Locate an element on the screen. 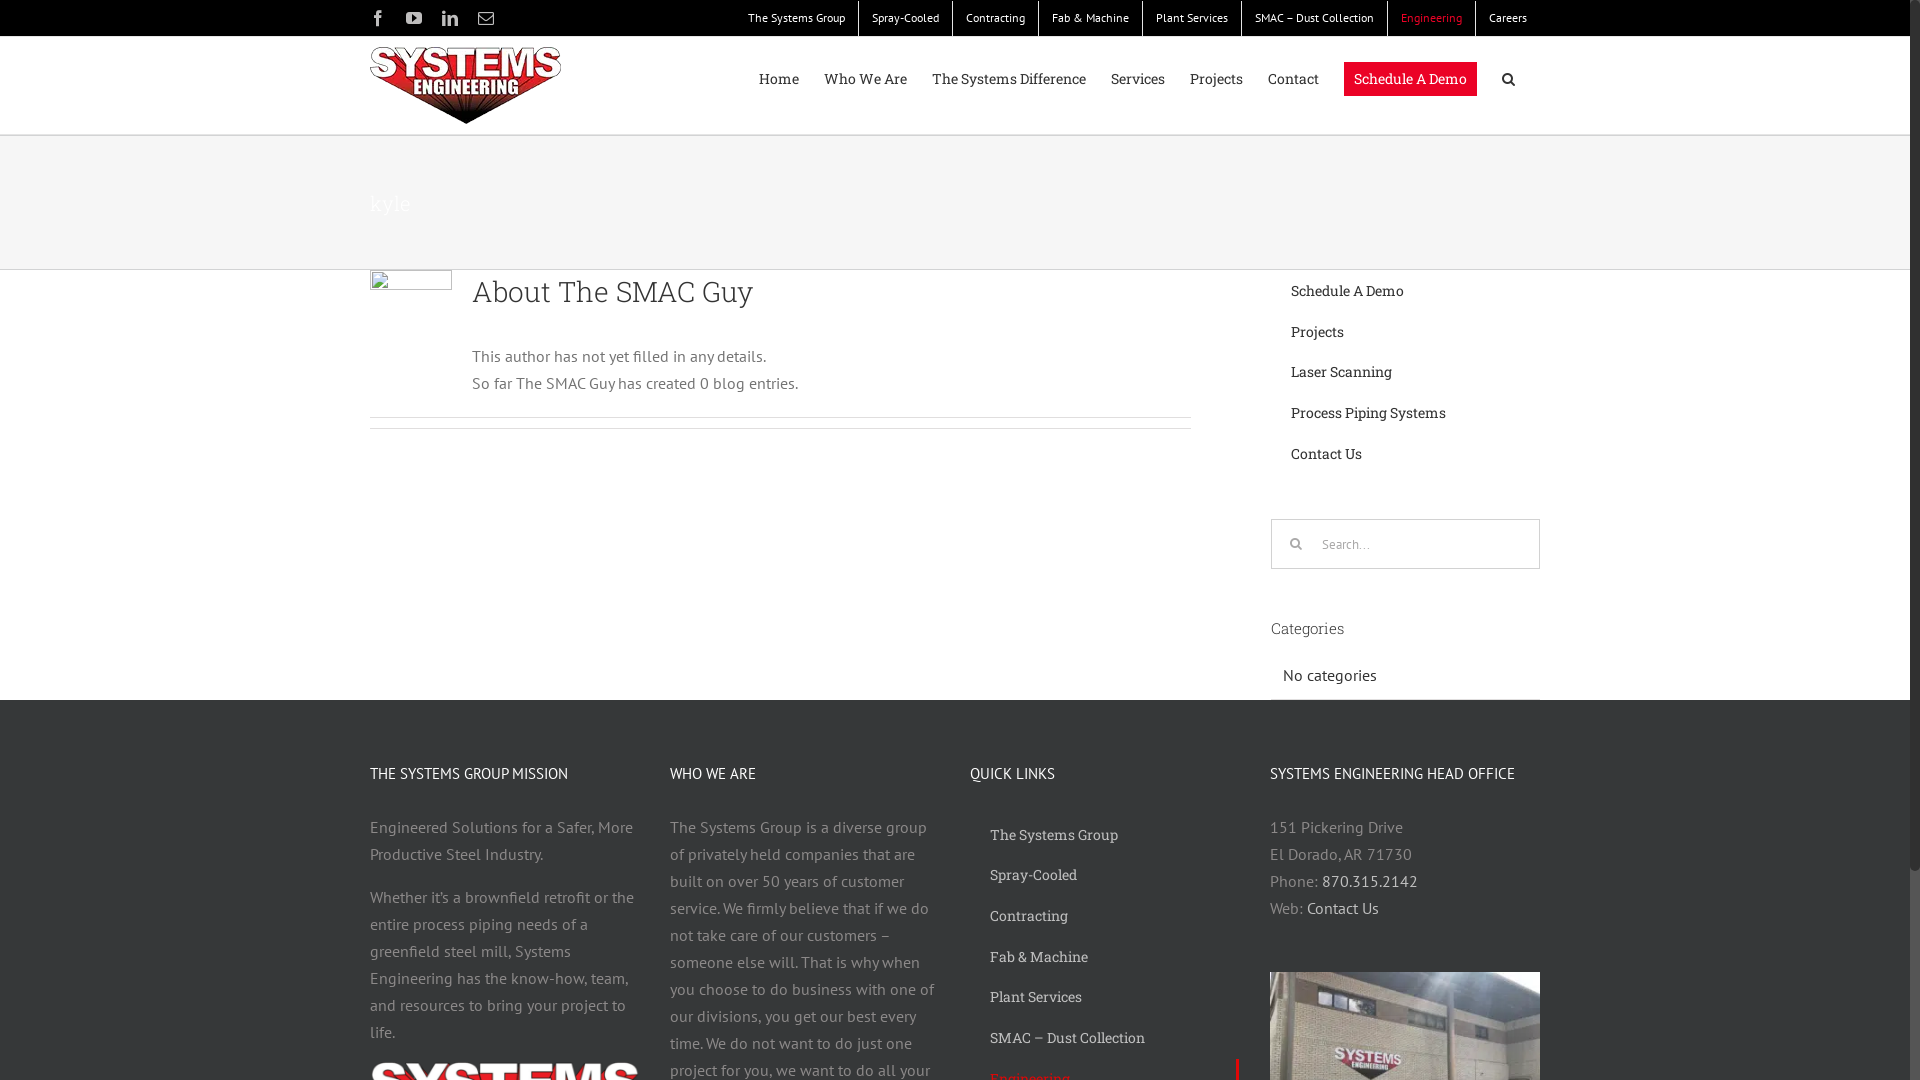 Image resolution: width=1920 pixels, height=1080 pixels. '870.315.2142' is located at coordinates (1368, 879).